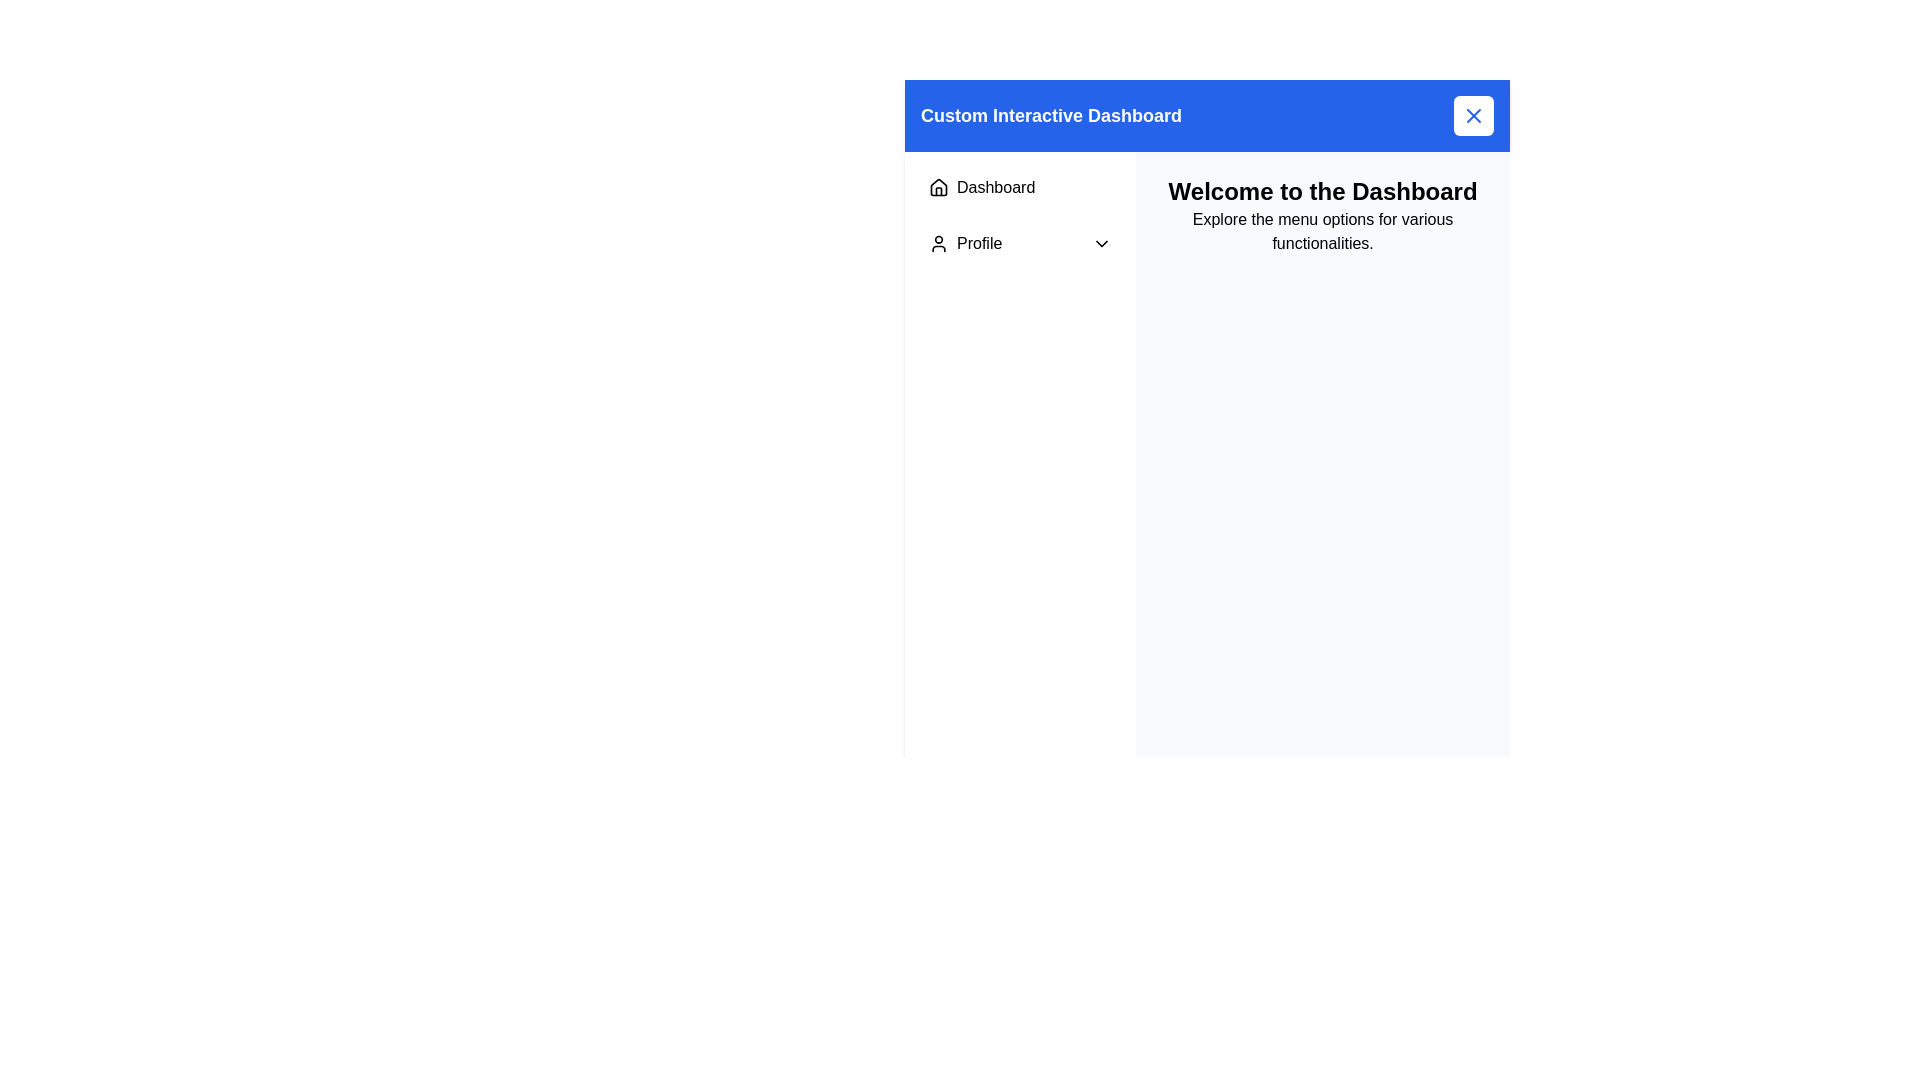  What do you see at coordinates (1473, 115) in the screenshot?
I see `the close button located in the top-right corner of the blue header bar labeled 'Custom Interactive Dashboard'` at bounding box center [1473, 115].